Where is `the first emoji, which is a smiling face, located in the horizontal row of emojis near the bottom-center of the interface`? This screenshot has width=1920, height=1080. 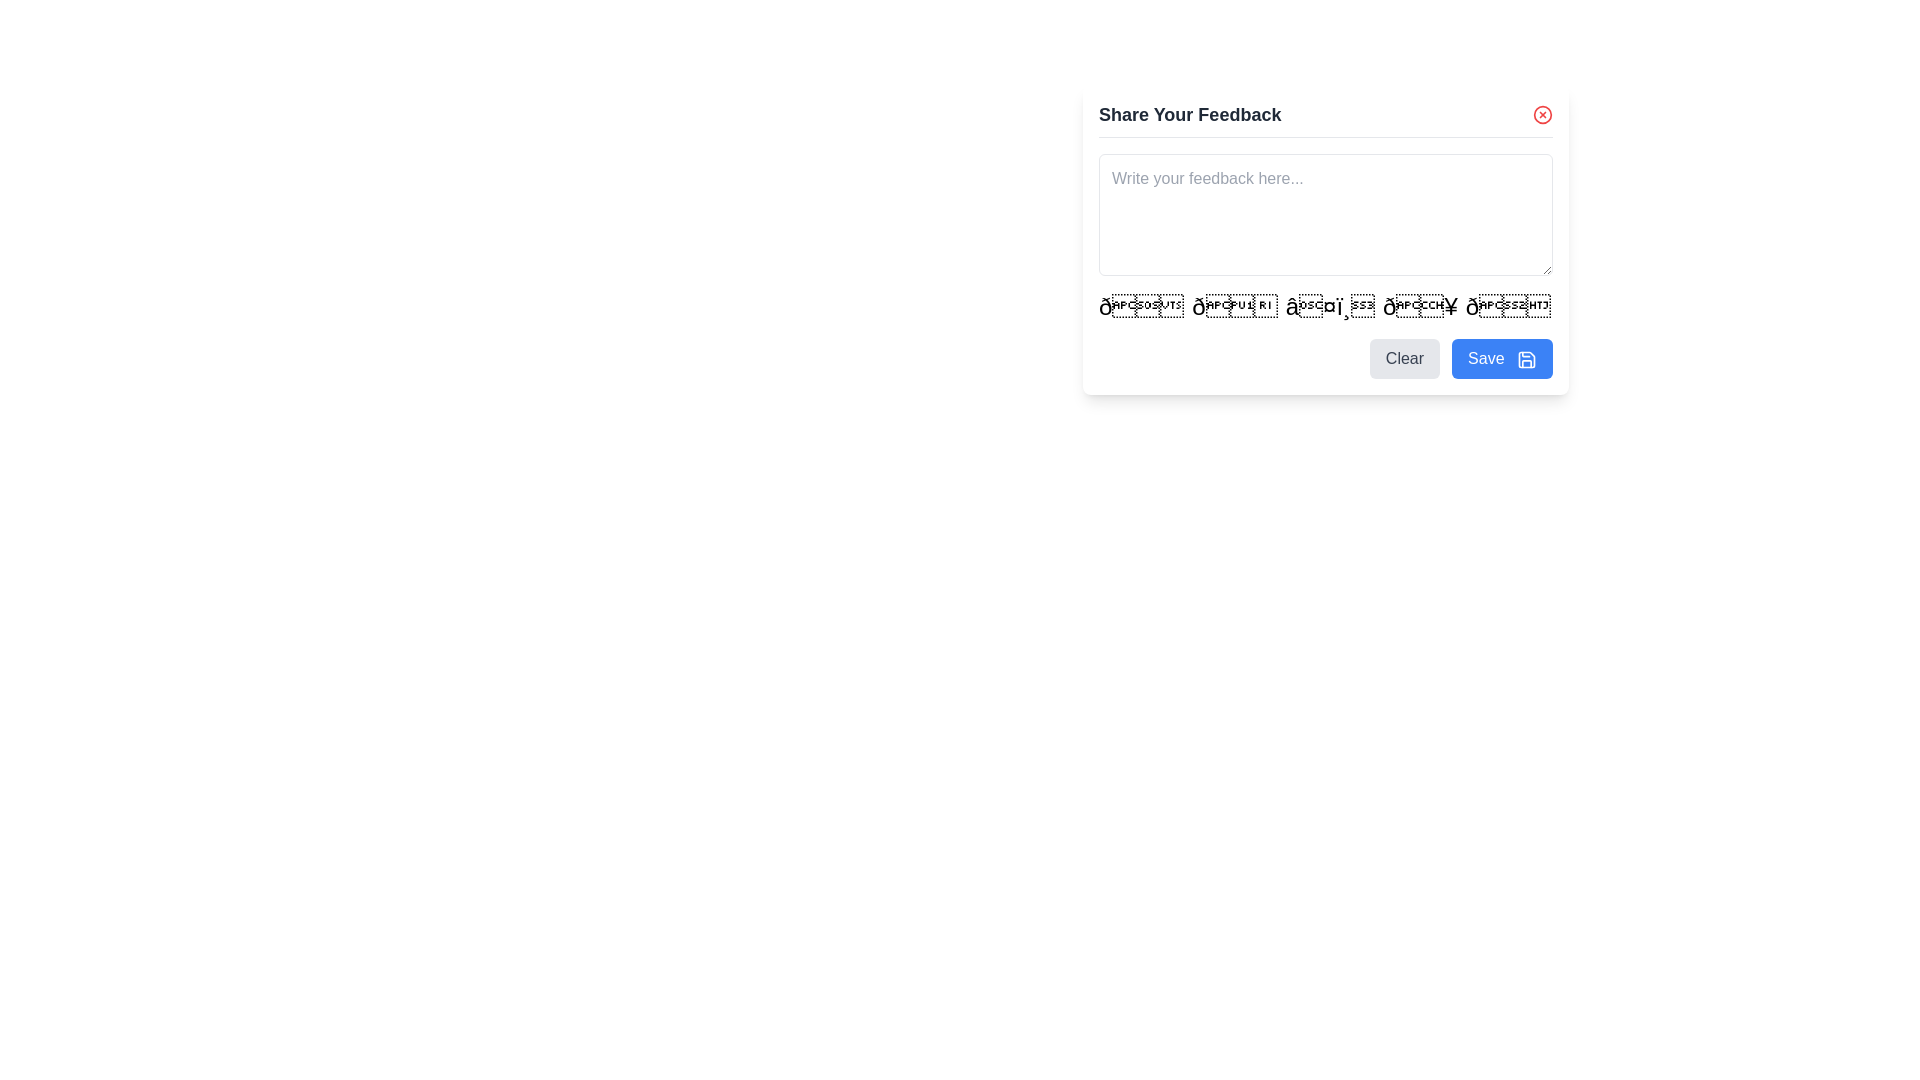
the first emoji, which is a smiling face, located in the horizontal row of emojis near the bottom-center of the interface is located at coordinates (1141, 307).